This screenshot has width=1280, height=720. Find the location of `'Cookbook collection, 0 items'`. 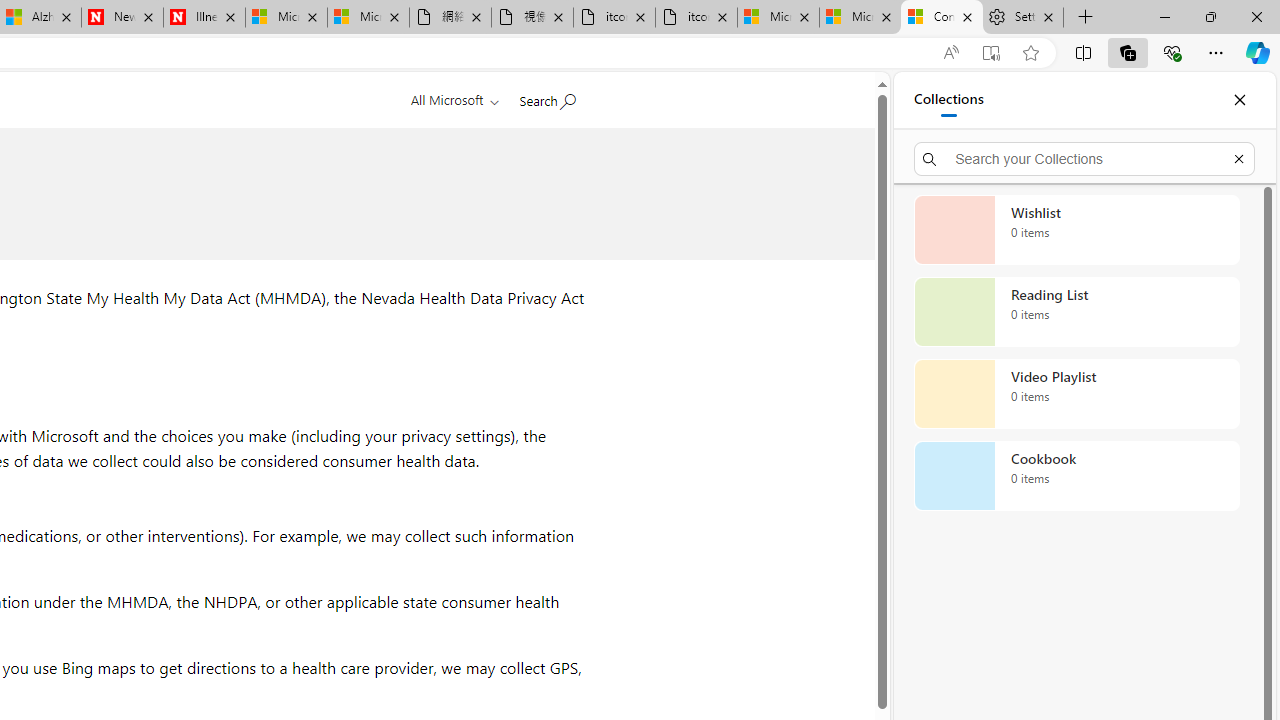

'Cookbook collection, 0 items' is located at coordinates (1076, 475).